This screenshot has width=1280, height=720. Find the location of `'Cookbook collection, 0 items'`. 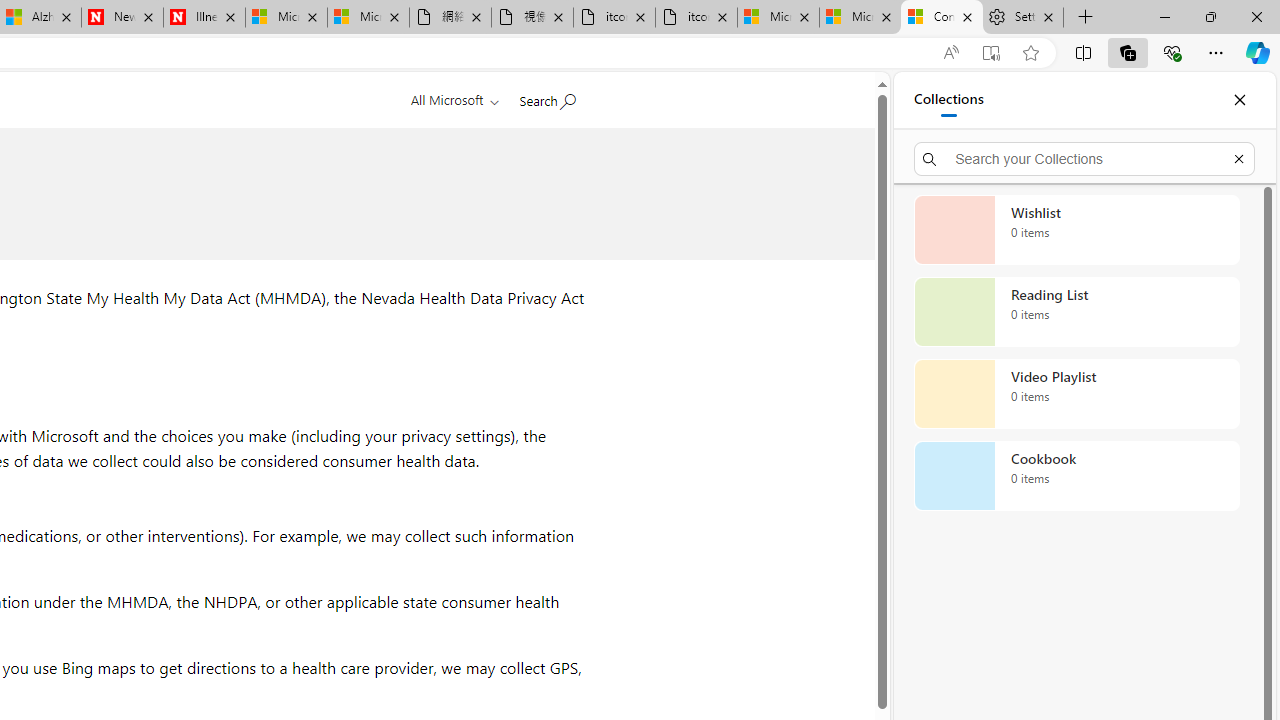

'Cookbook collection, 0 items' is located at coordinates (1076, 475).